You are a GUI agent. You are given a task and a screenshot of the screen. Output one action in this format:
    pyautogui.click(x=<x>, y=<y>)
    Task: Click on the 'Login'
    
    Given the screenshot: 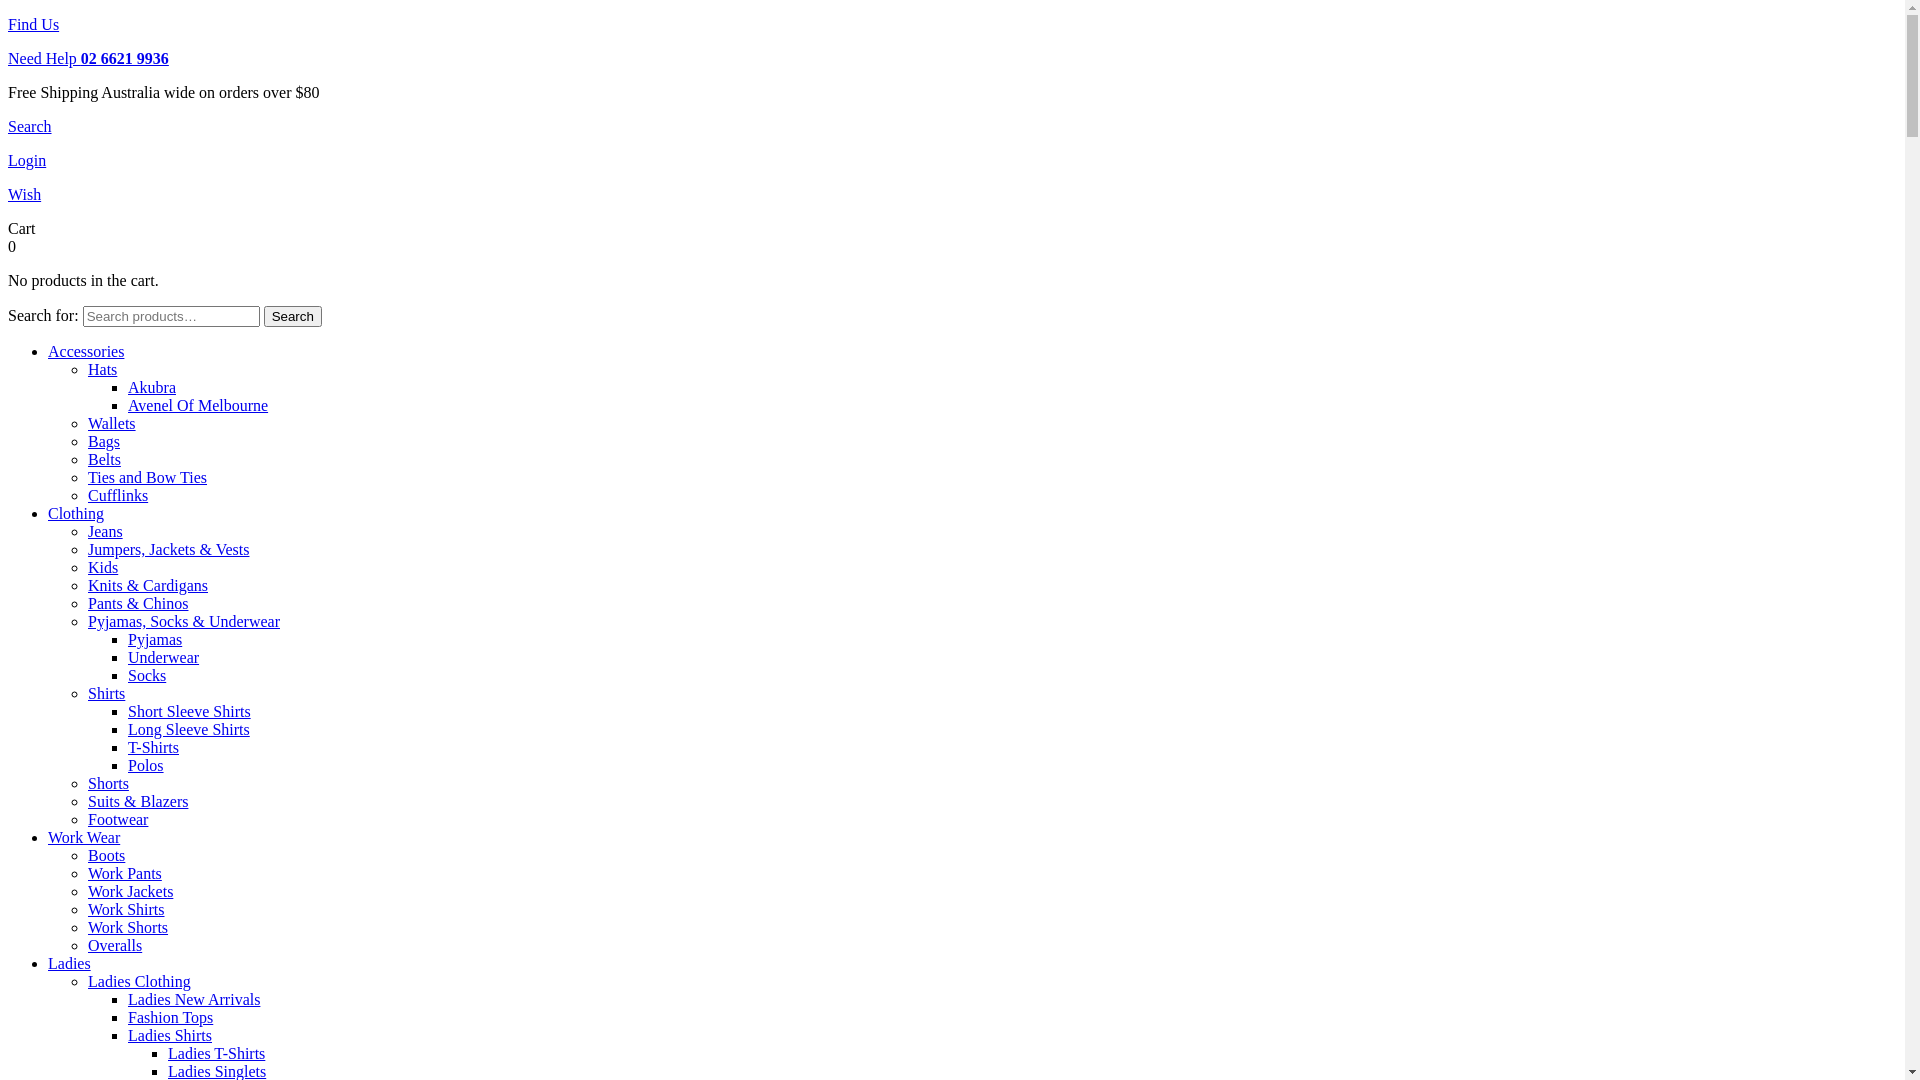 What is the action you would take?
    pyautogui.click(x=27, y=159)
    